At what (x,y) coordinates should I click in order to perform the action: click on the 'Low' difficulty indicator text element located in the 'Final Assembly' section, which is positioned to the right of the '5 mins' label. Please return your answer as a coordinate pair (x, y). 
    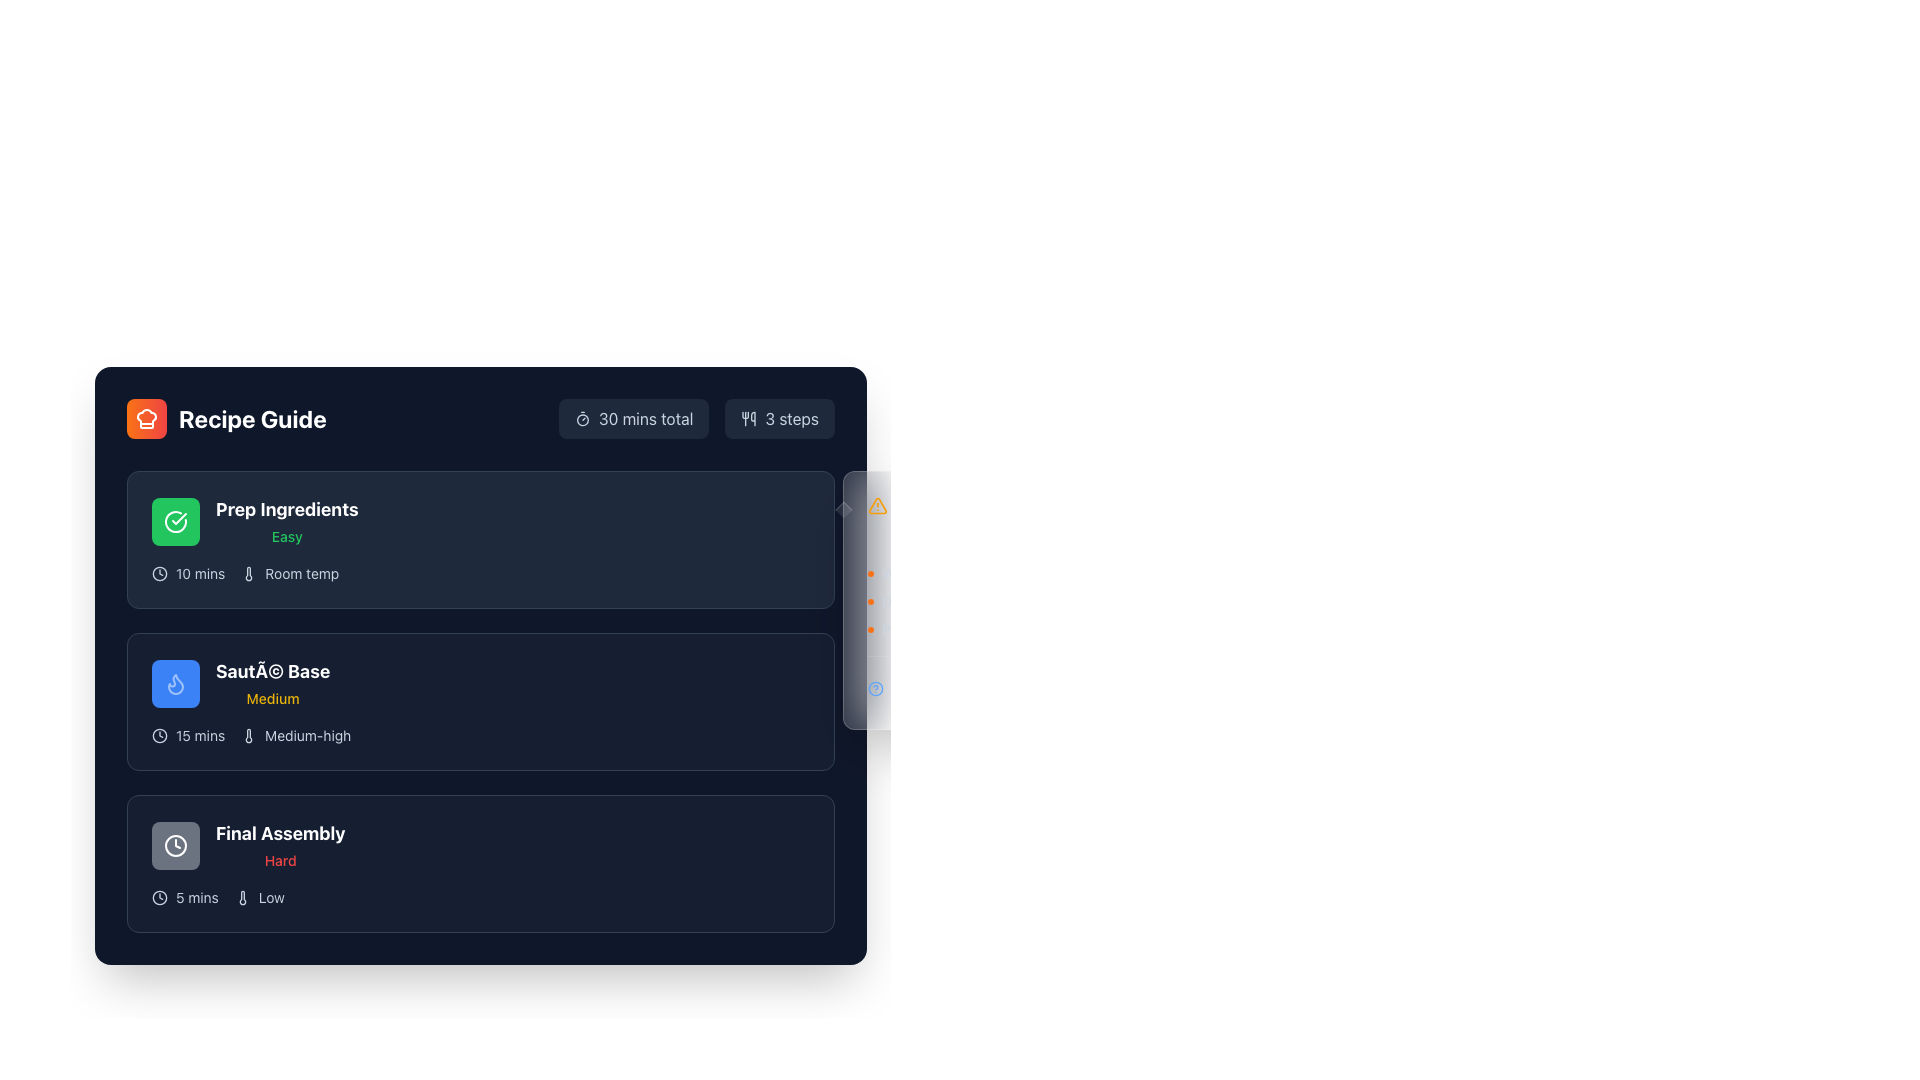
    Looking at the image, I should click on (258, 897).